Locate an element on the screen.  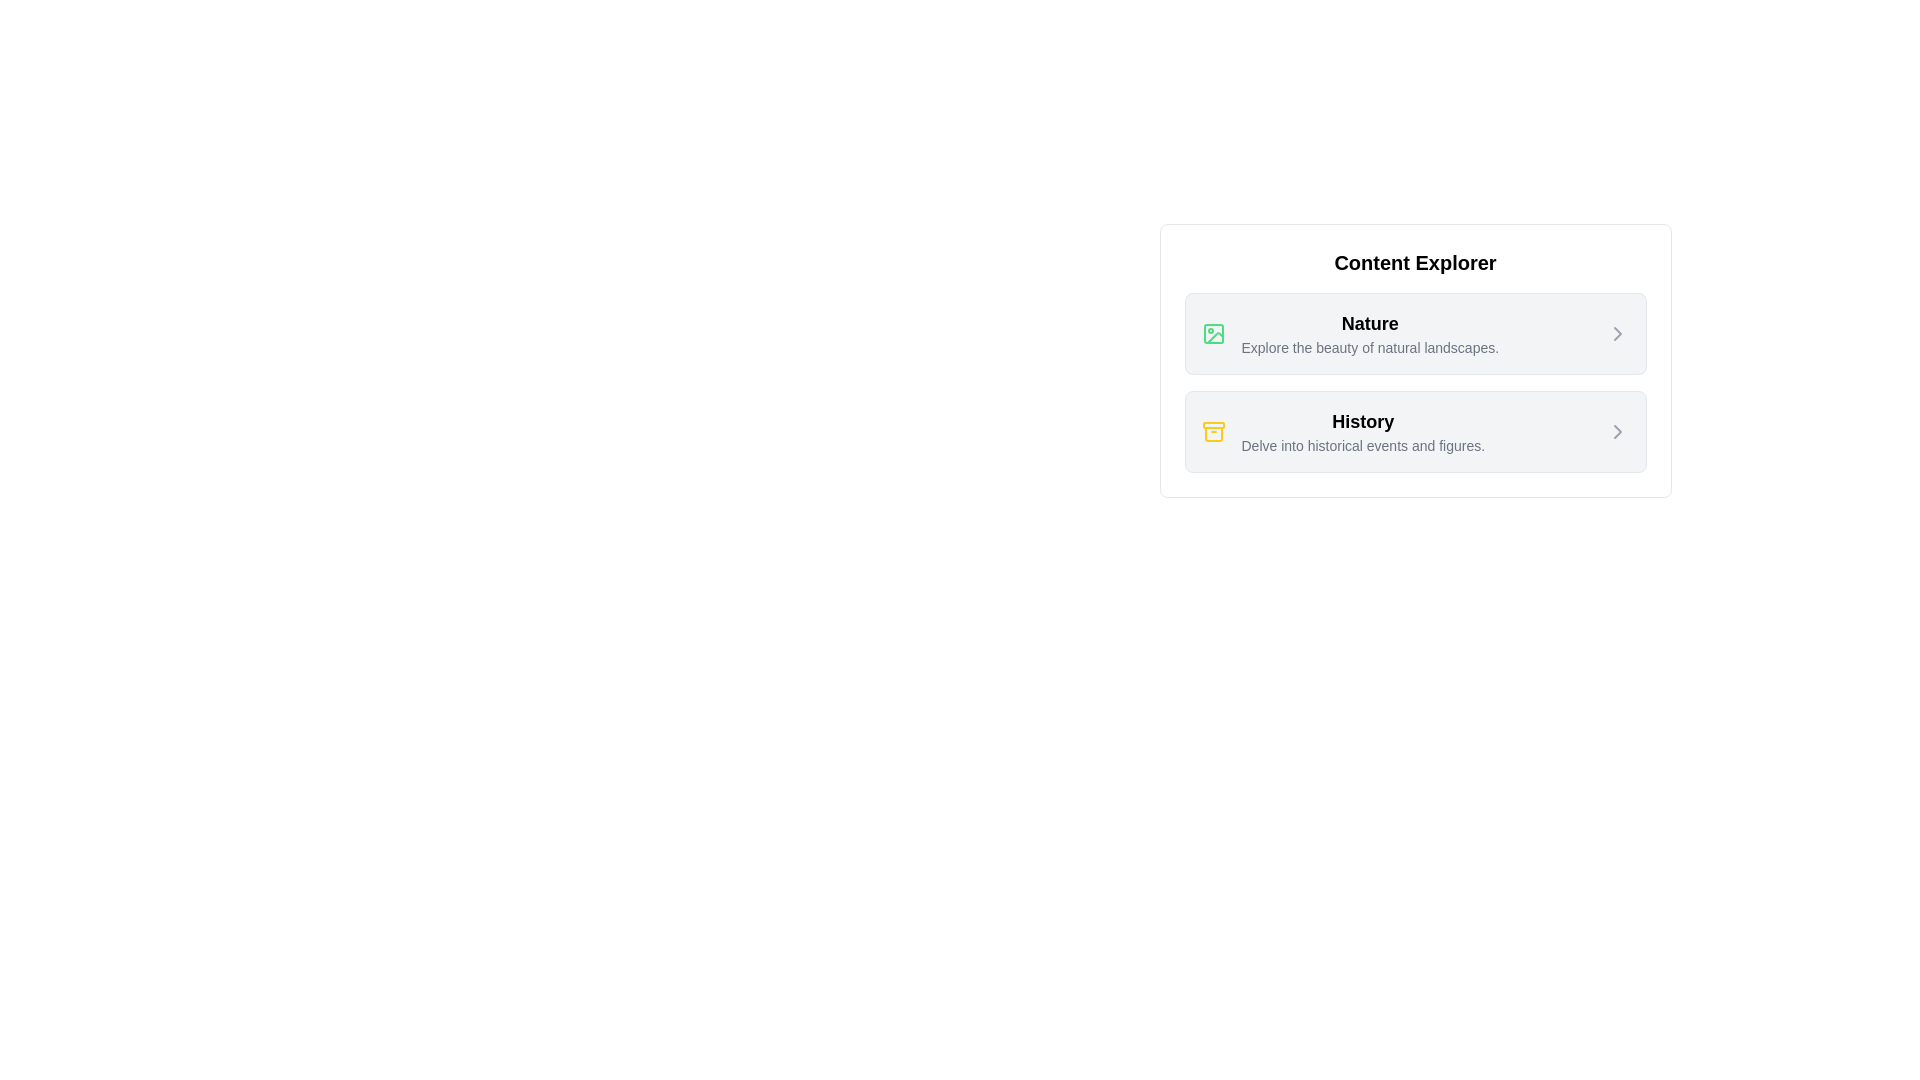
the icon with a yellow outline that resembles a rectangular box with rounded corners, located in the 'Content Explorer' interface, to trigger potential tooltips or visual feedback is located at coordinates (1212, 433).